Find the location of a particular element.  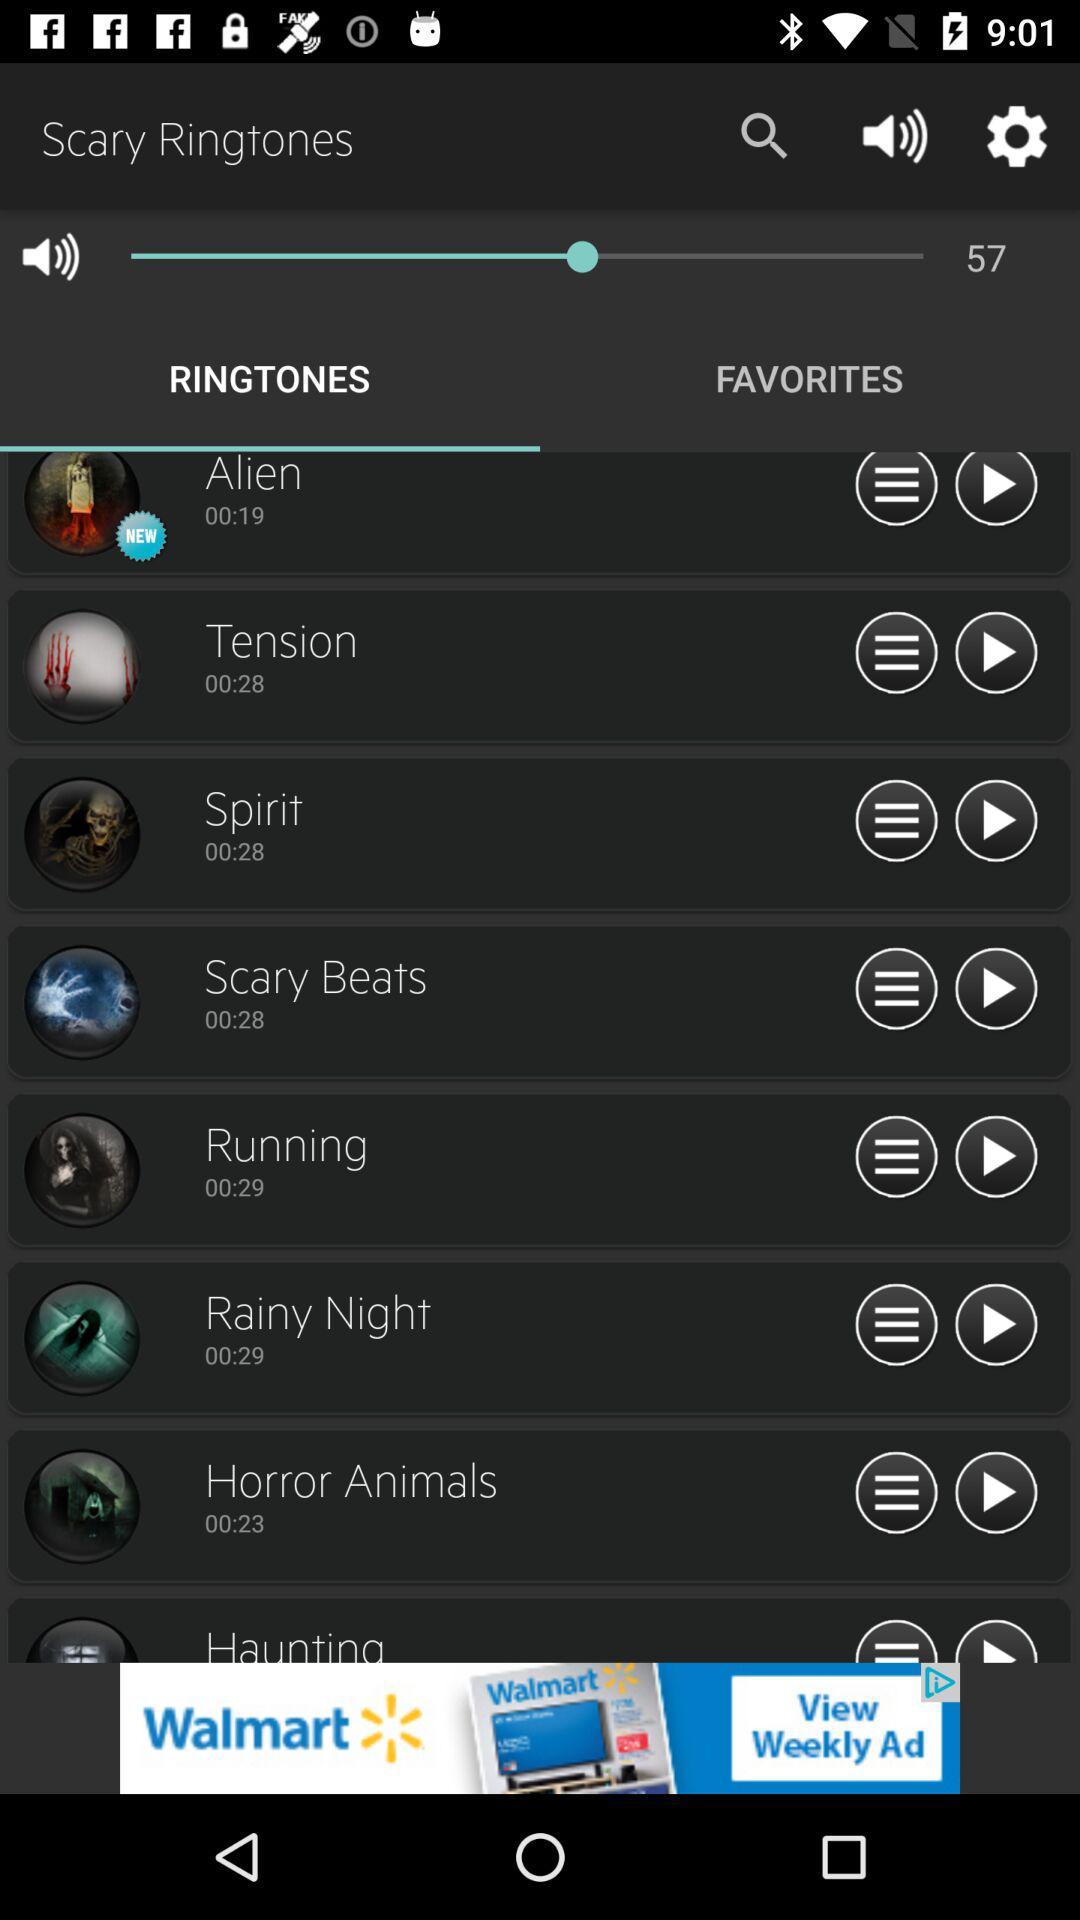

option button is located at coordinates (895, 492).